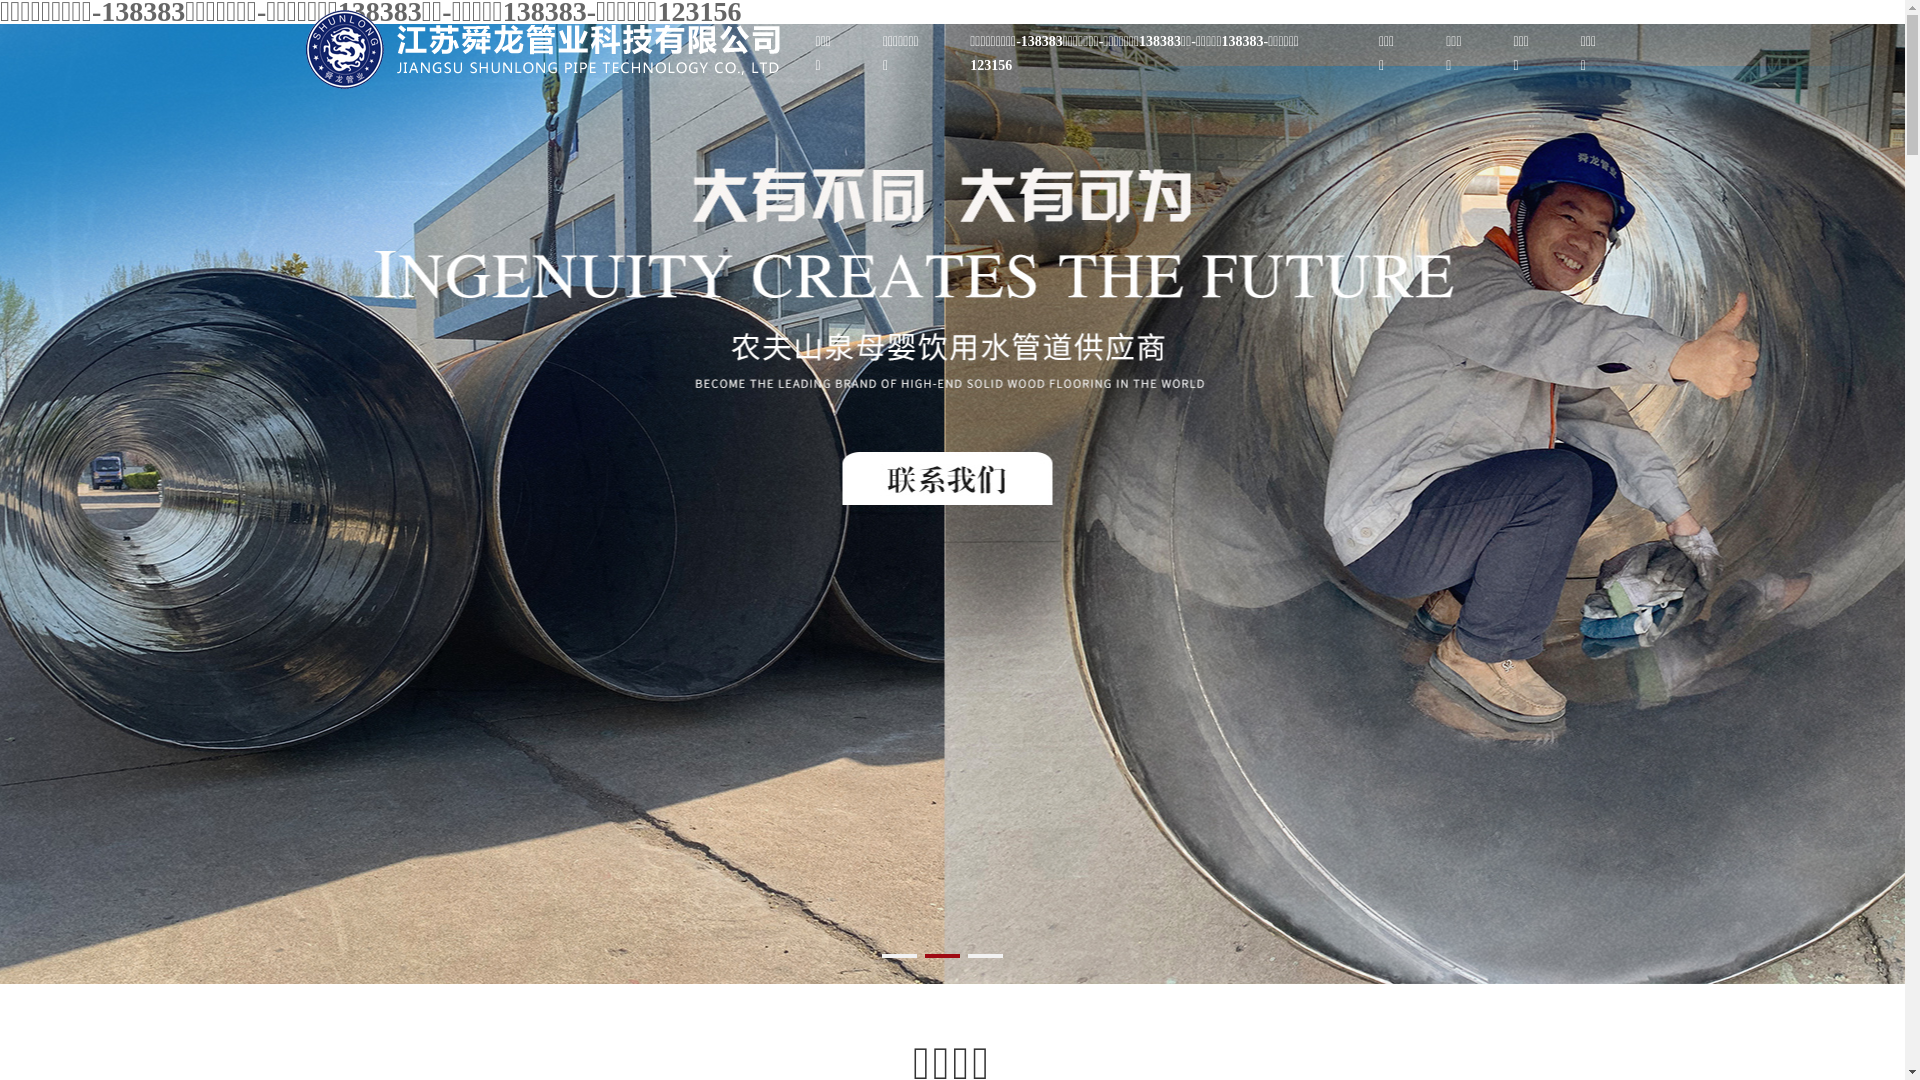 The width and height of the screenshot is (1920, 1080). What do you see at coordinates (898, 955) in the screenshot?
I see `'1'` at bounding box center [898, 955].